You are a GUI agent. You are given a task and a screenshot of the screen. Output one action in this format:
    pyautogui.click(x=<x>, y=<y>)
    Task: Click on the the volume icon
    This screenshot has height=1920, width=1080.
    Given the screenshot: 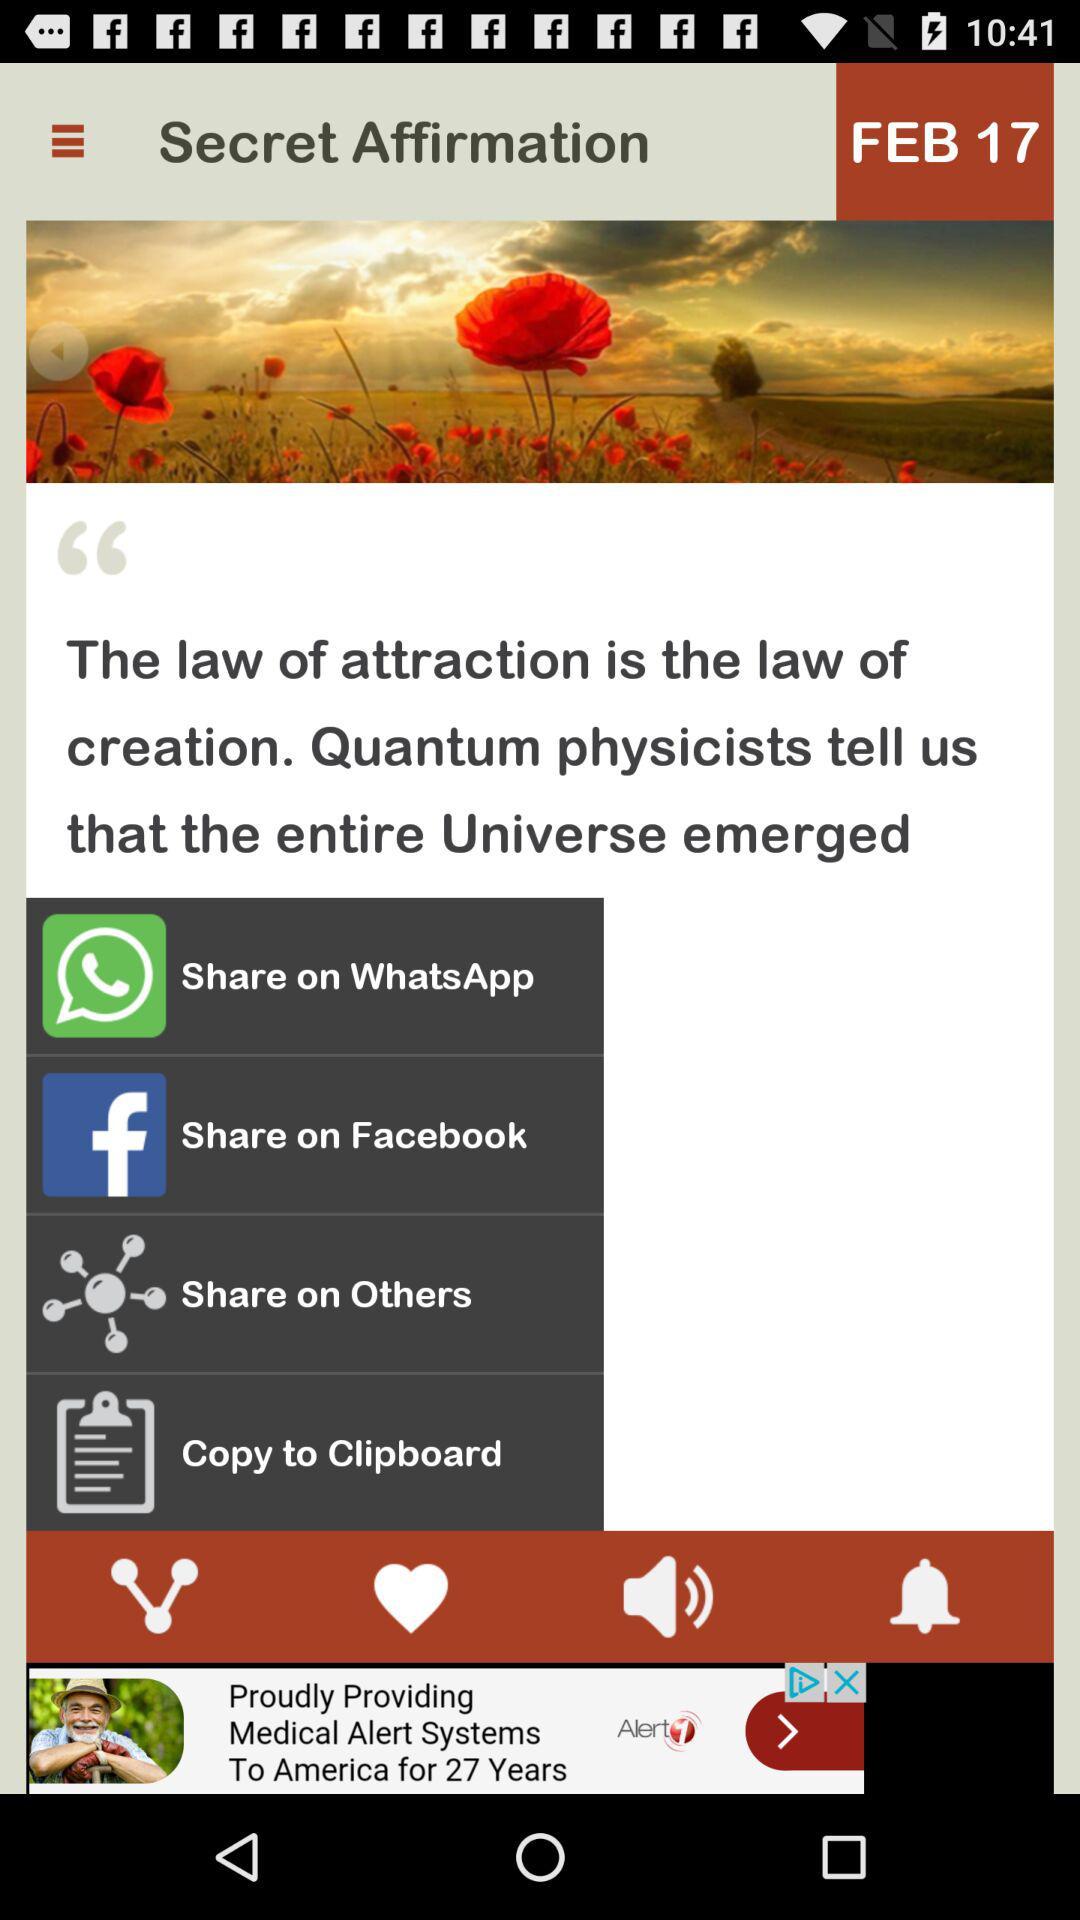 What is the action you would take?
    pyautogui.click(x=667, y=1707)
    